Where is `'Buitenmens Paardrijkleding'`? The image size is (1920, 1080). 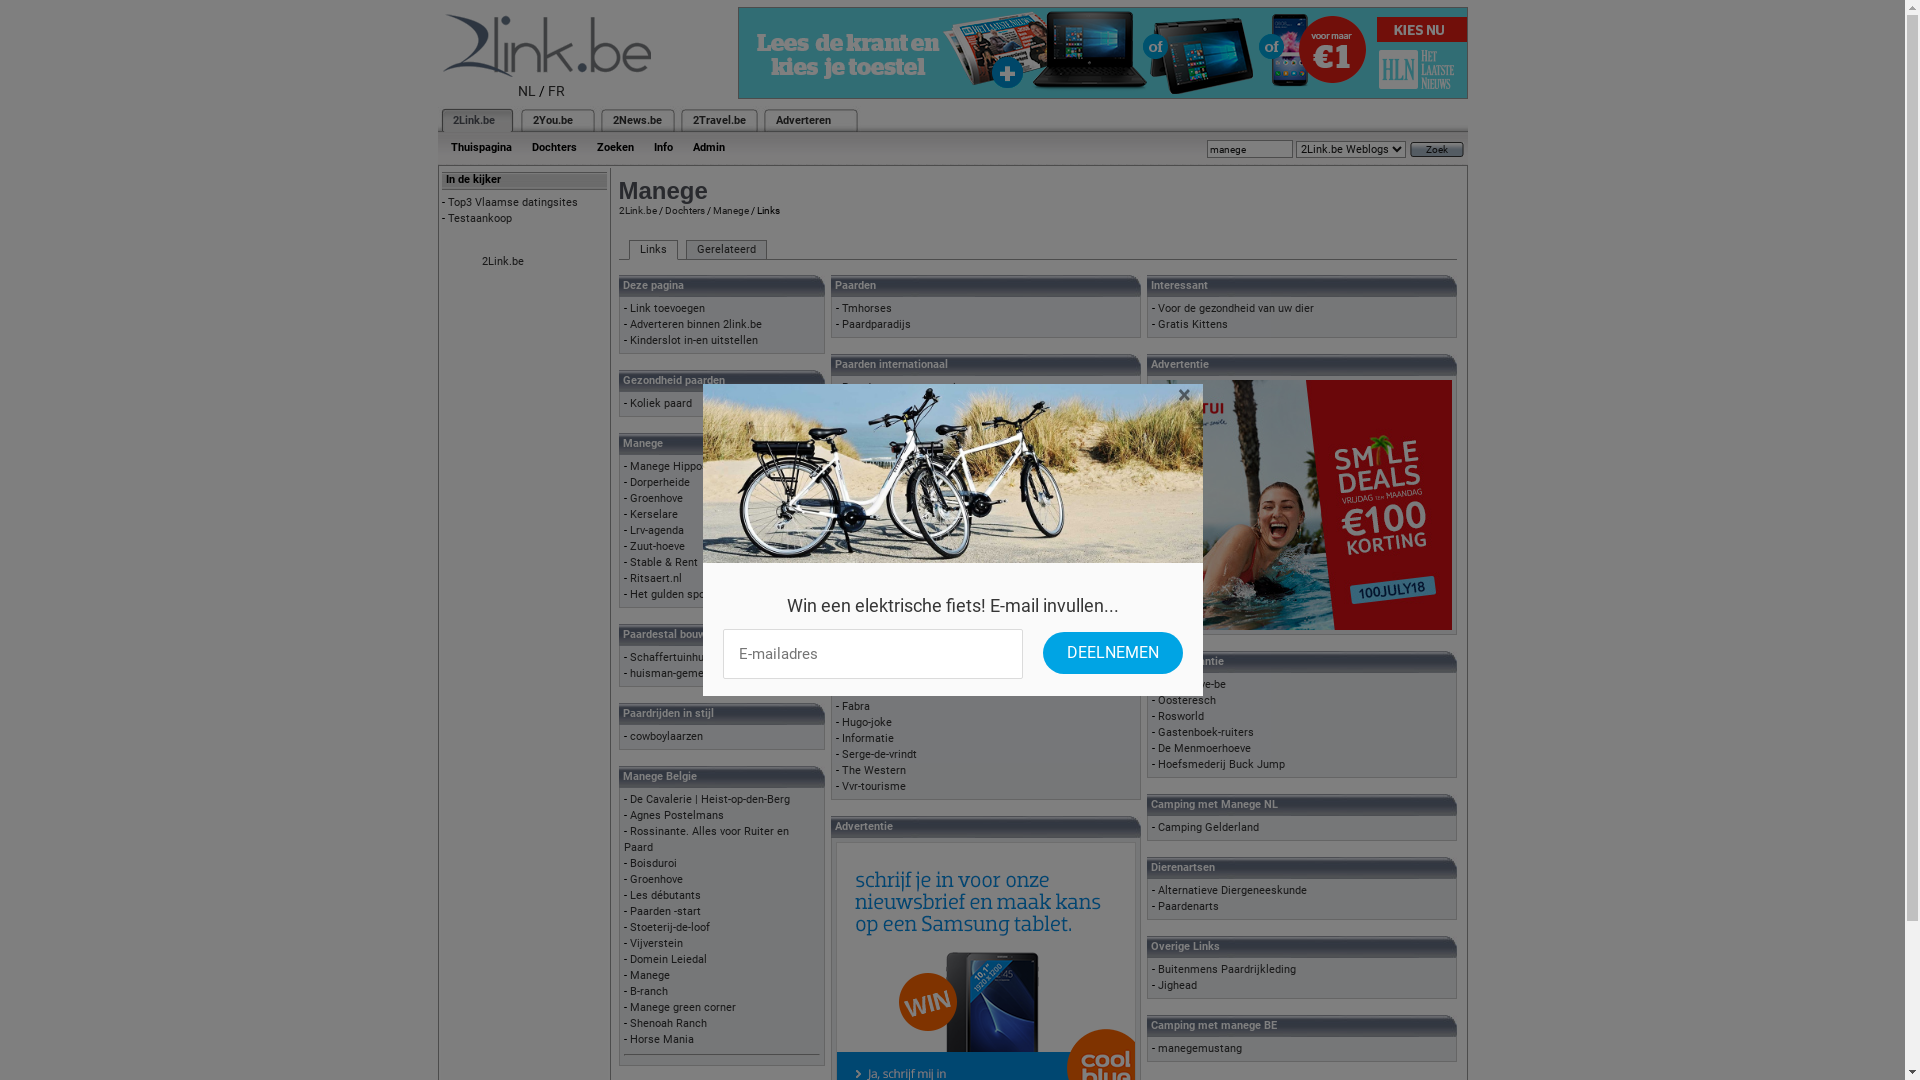
'Buitenmens Paardrijkleding' is located at coordinates (1226, 968).